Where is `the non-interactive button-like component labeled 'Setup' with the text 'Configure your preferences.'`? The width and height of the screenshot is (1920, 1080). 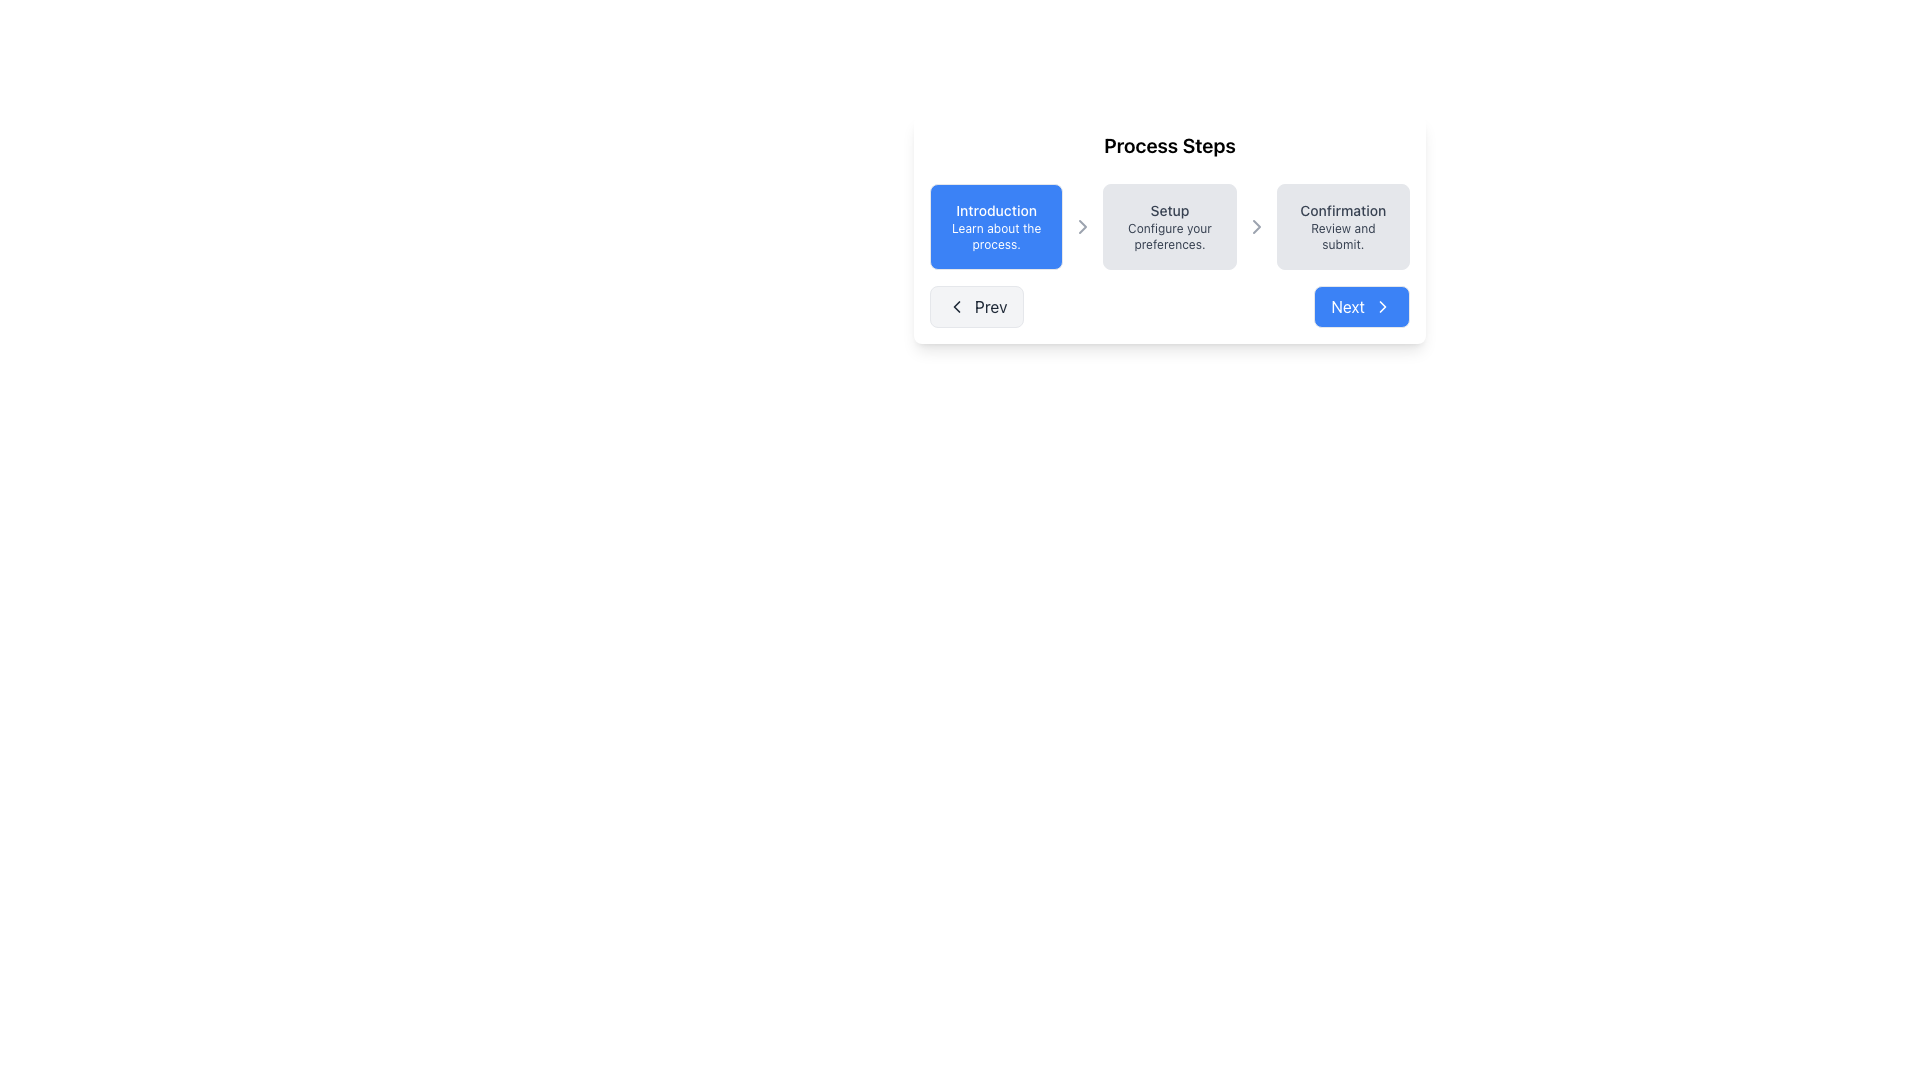
the non-interactive button-like component labeled 'Setup' with the text 'Configure your preferences.' is located at coordinates (1170, 226).